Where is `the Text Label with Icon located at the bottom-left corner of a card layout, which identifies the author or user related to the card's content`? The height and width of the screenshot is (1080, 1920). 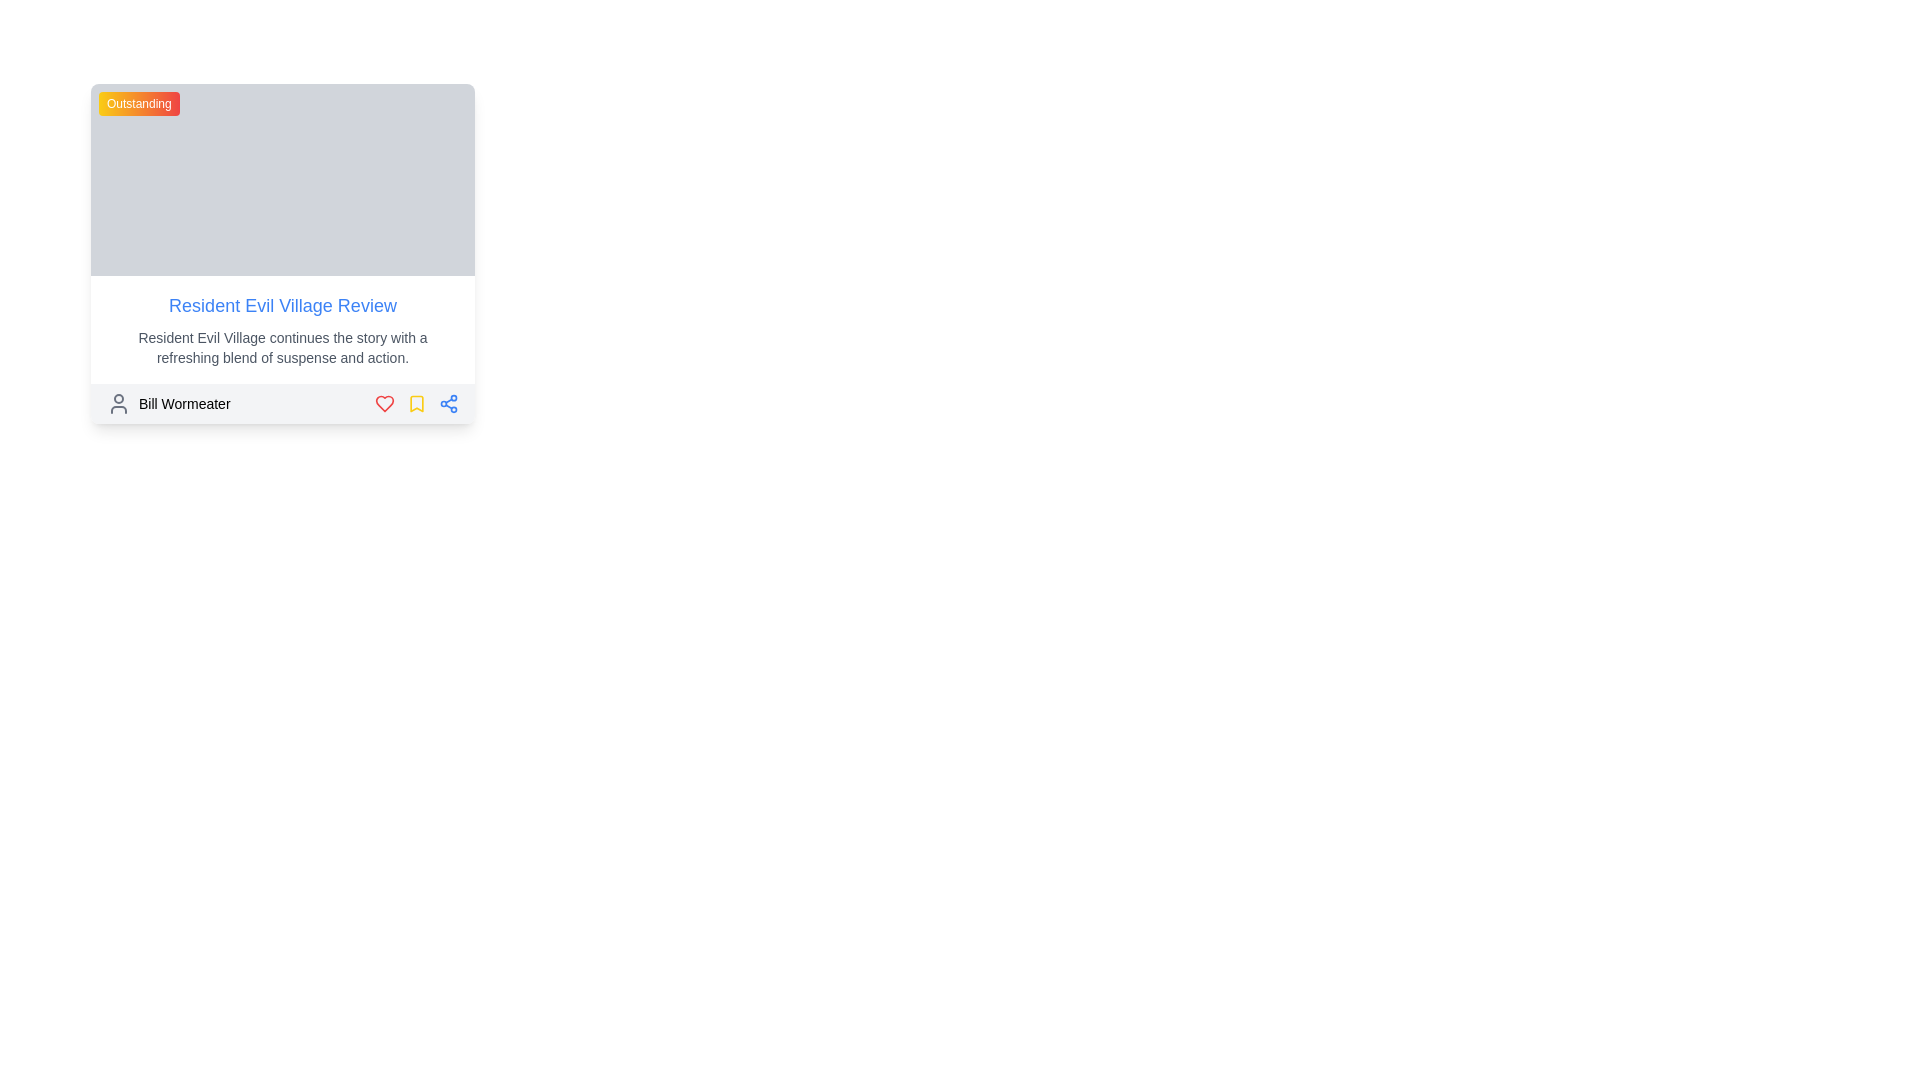
the Text Label with Icon located at the bottom-left corner of a card layout, which identifies the author or user related to the card's content is located at coordinates (168, 404).